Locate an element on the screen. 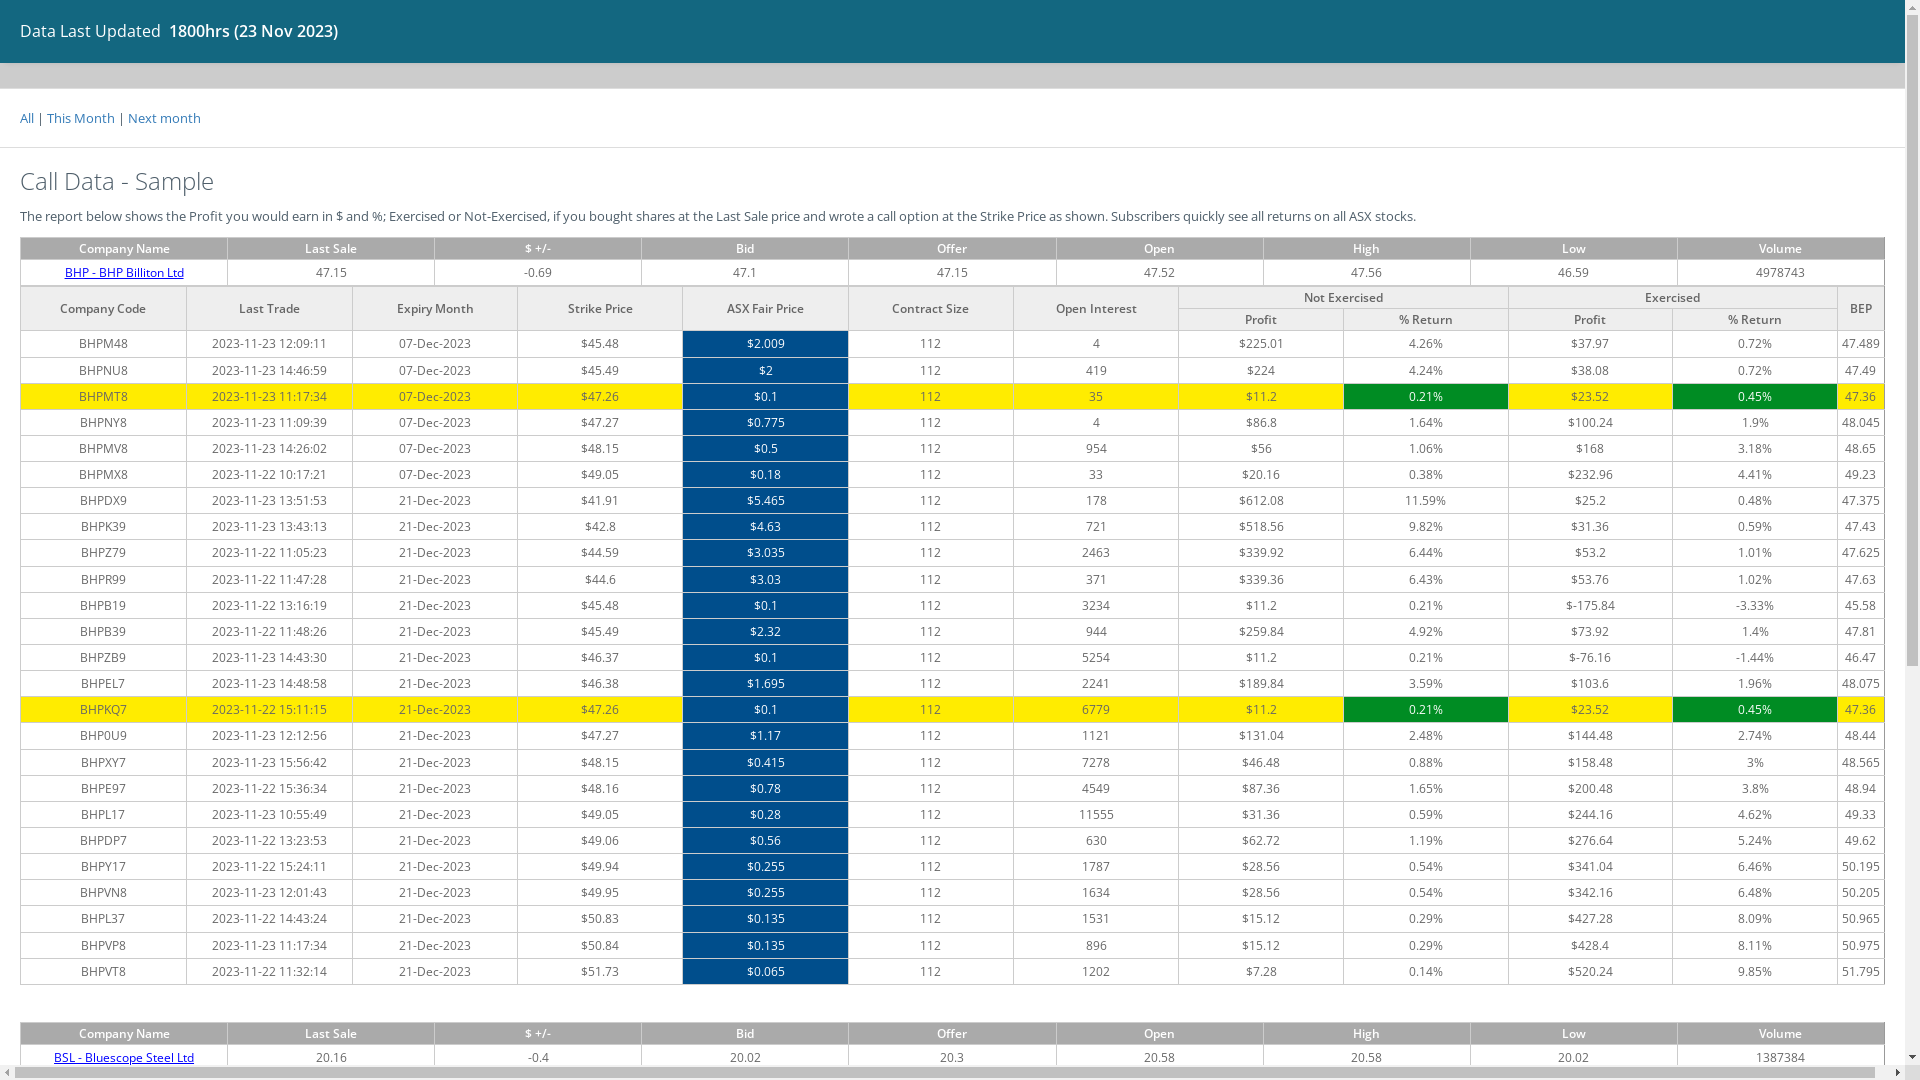 This screenshot has width=1920, height=1080. 'This Month' is located at coordinates (80, 118).